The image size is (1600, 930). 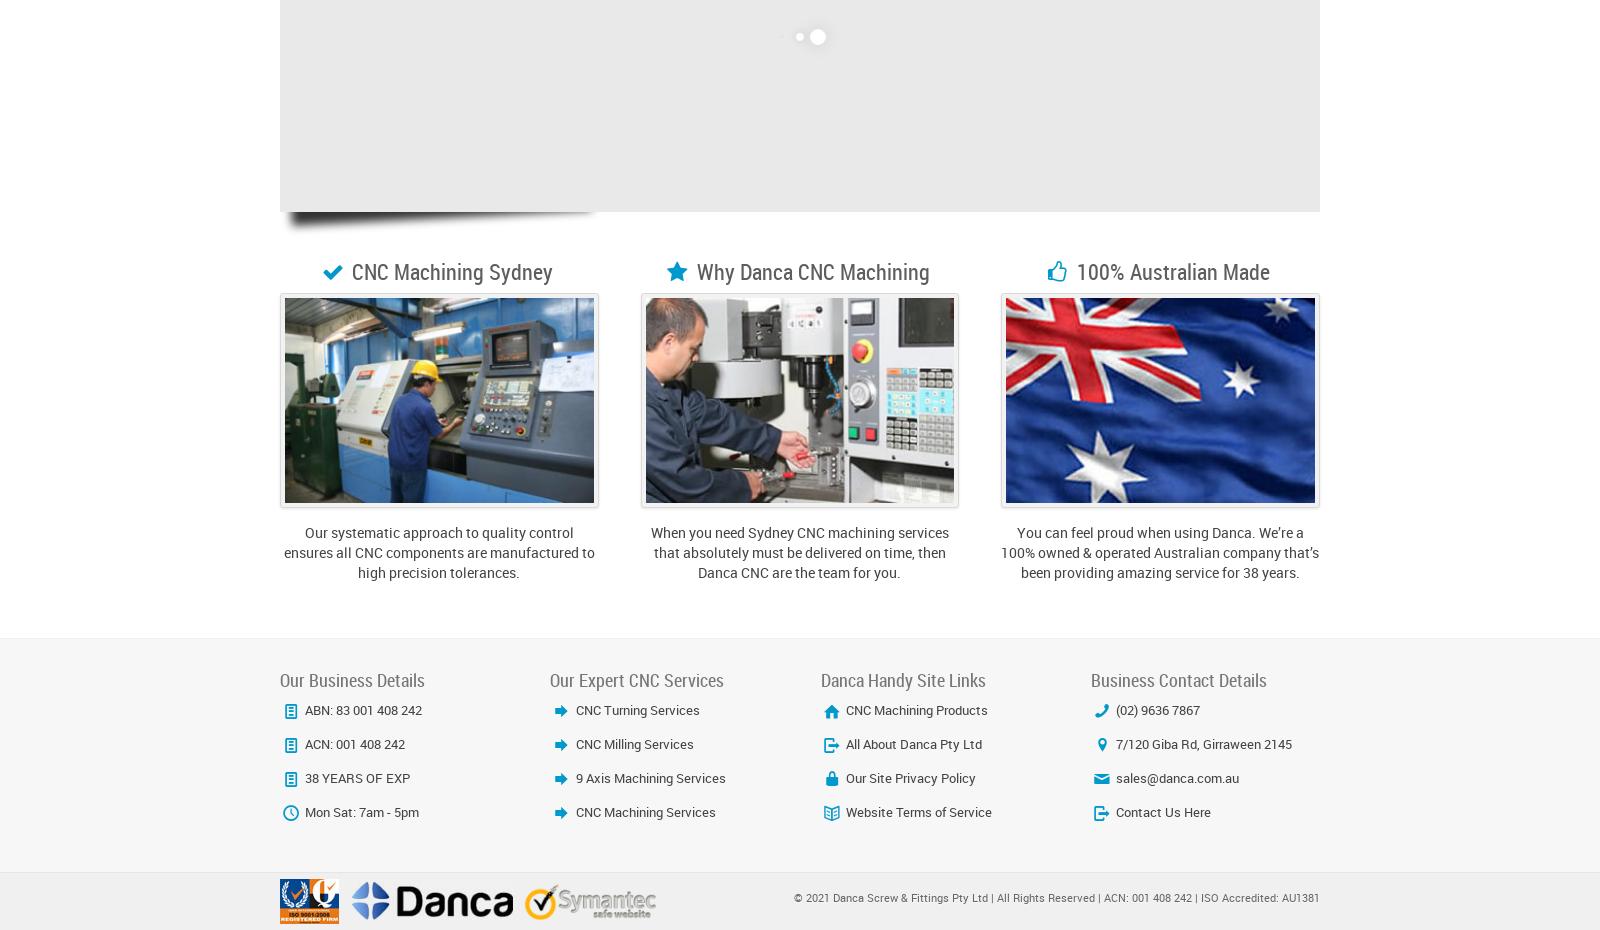 What do you see at coordinates (648, 776) in the screenshot?
I see `'9 Axis Machining Services'` at bounding box center [648, 776].